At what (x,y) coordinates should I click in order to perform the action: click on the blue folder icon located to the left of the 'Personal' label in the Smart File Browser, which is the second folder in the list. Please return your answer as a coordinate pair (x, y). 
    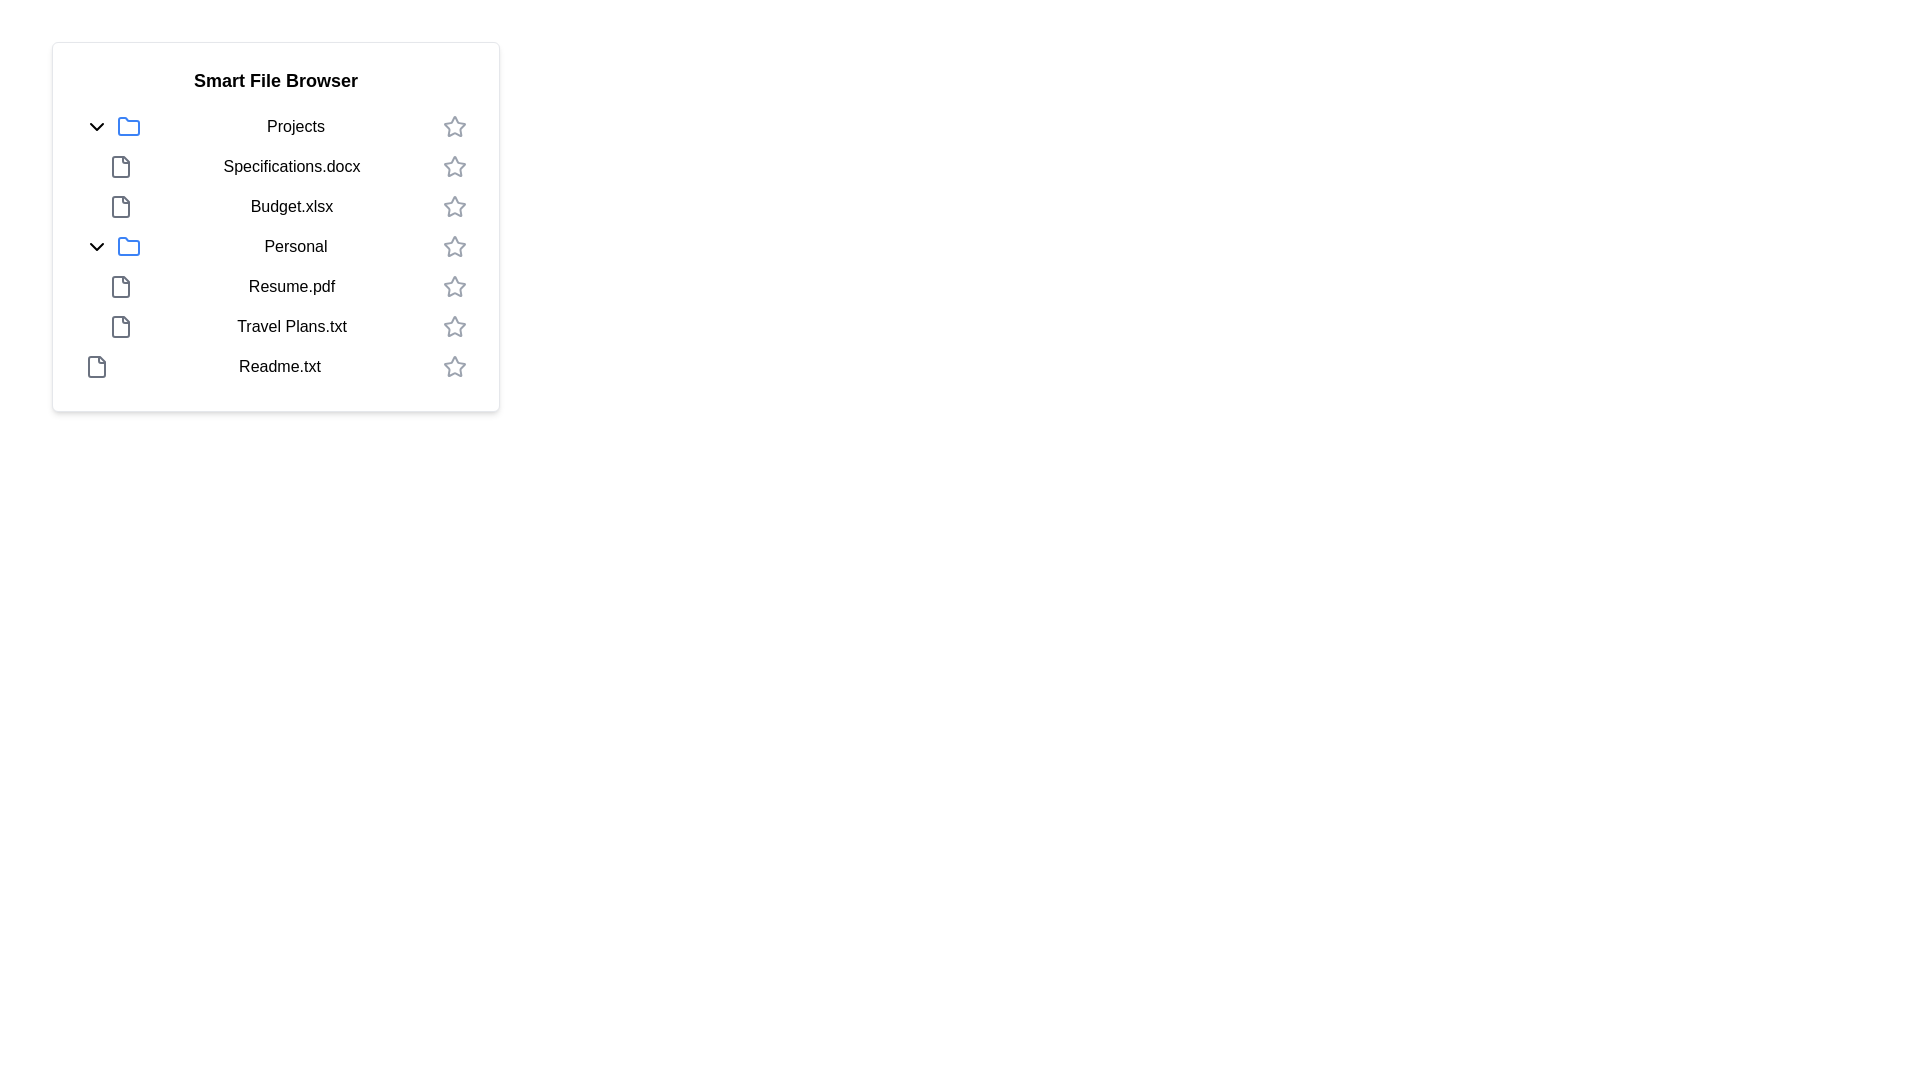
    Looking at the image, I should click on (128, 245).